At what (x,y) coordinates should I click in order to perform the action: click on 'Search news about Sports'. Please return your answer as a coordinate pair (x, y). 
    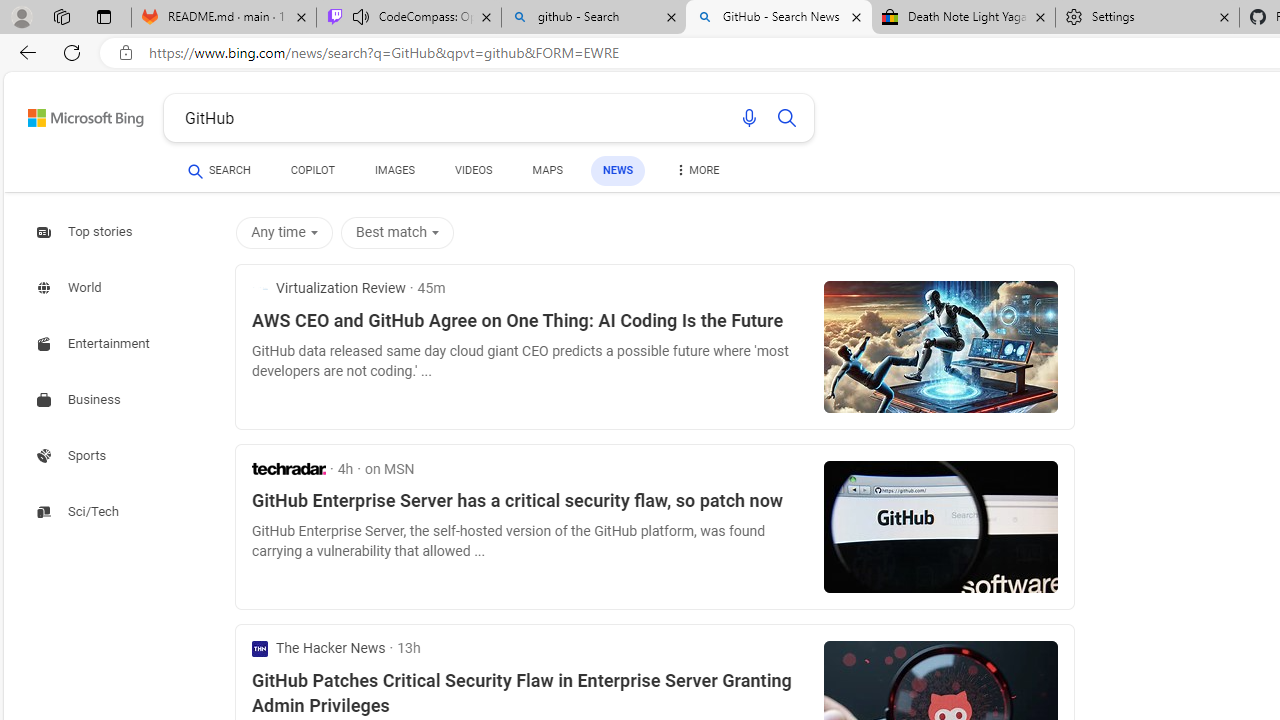
    Looking at the image, I should click on (74, 455).